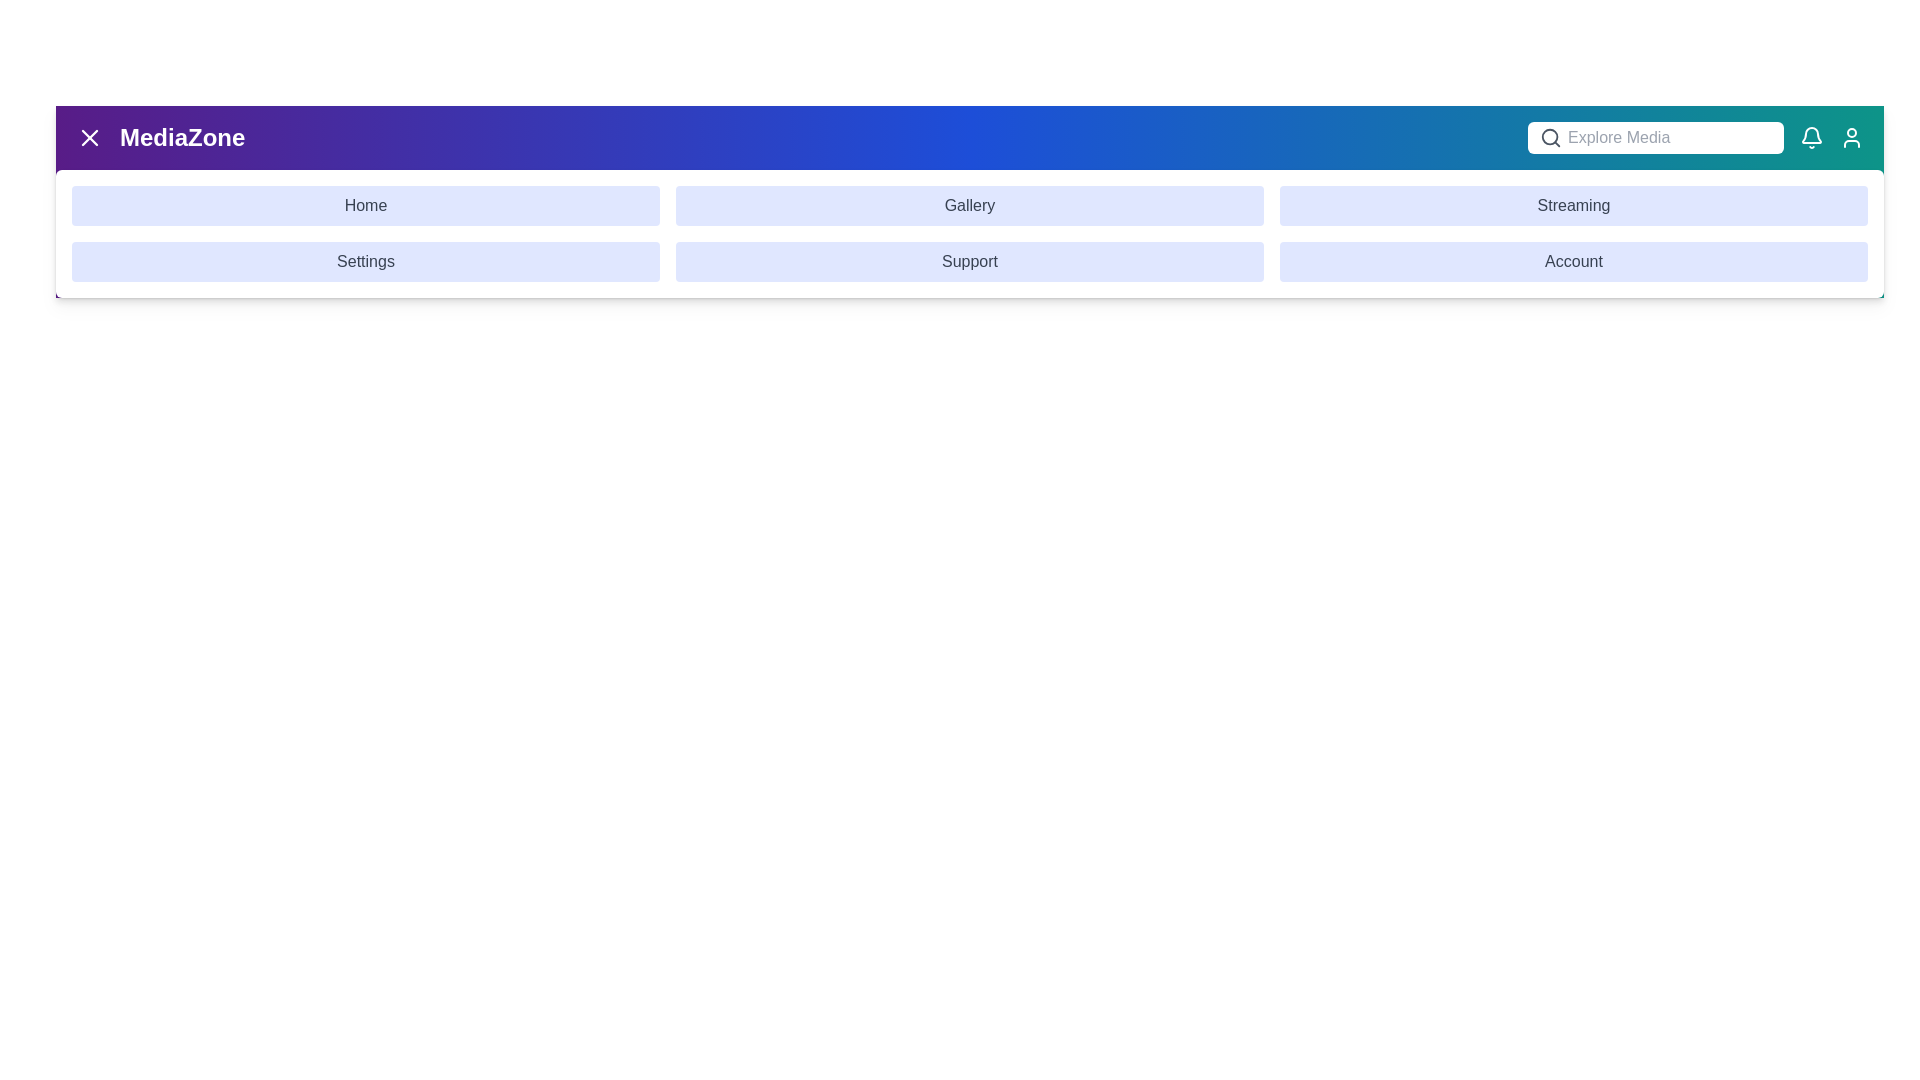 This screenshot has height=1080, width=1920. Describe the element at coordinates (1811, 137) in the screenshot. I see `the notification icon in the app bar` at that location.